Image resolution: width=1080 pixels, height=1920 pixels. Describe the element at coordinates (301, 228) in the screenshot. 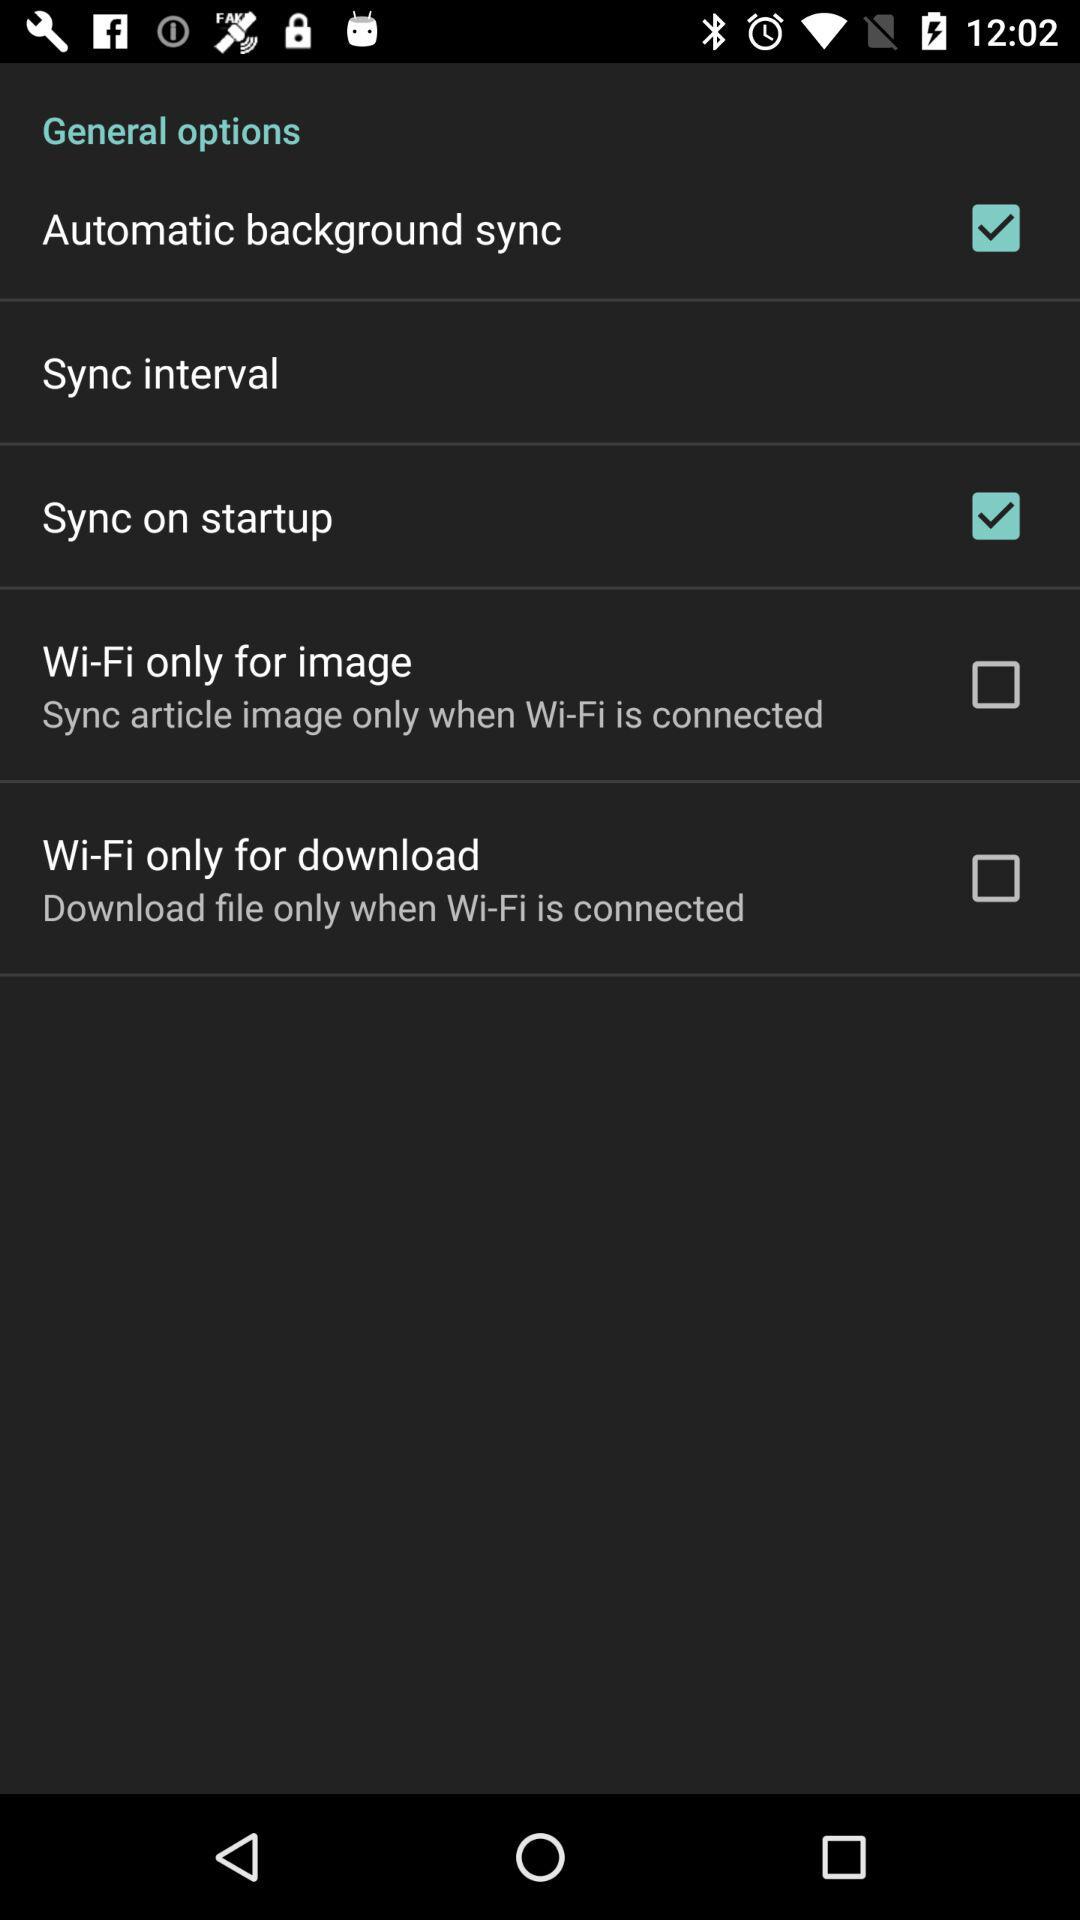

I see `automatic background sync` at that location.